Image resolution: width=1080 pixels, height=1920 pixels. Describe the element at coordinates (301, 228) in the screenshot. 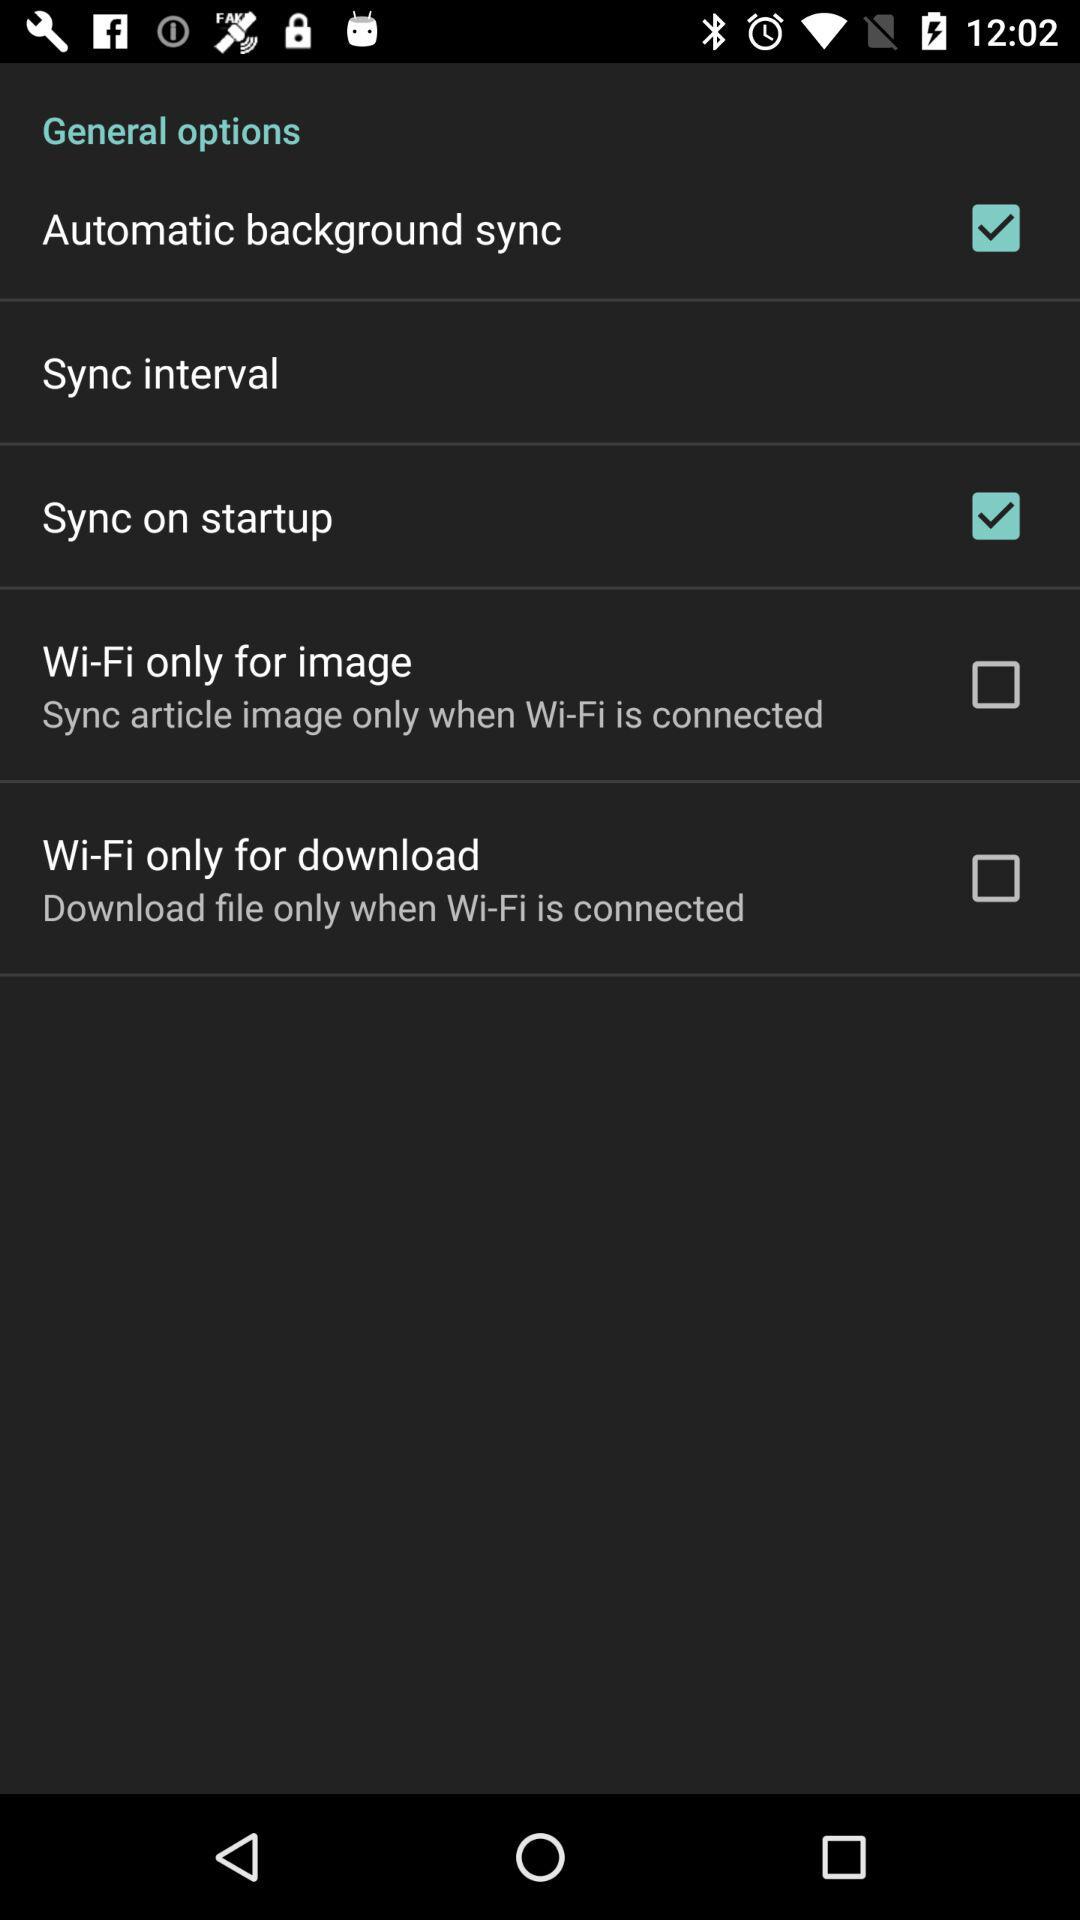

I see `automatic background sync` at that location.